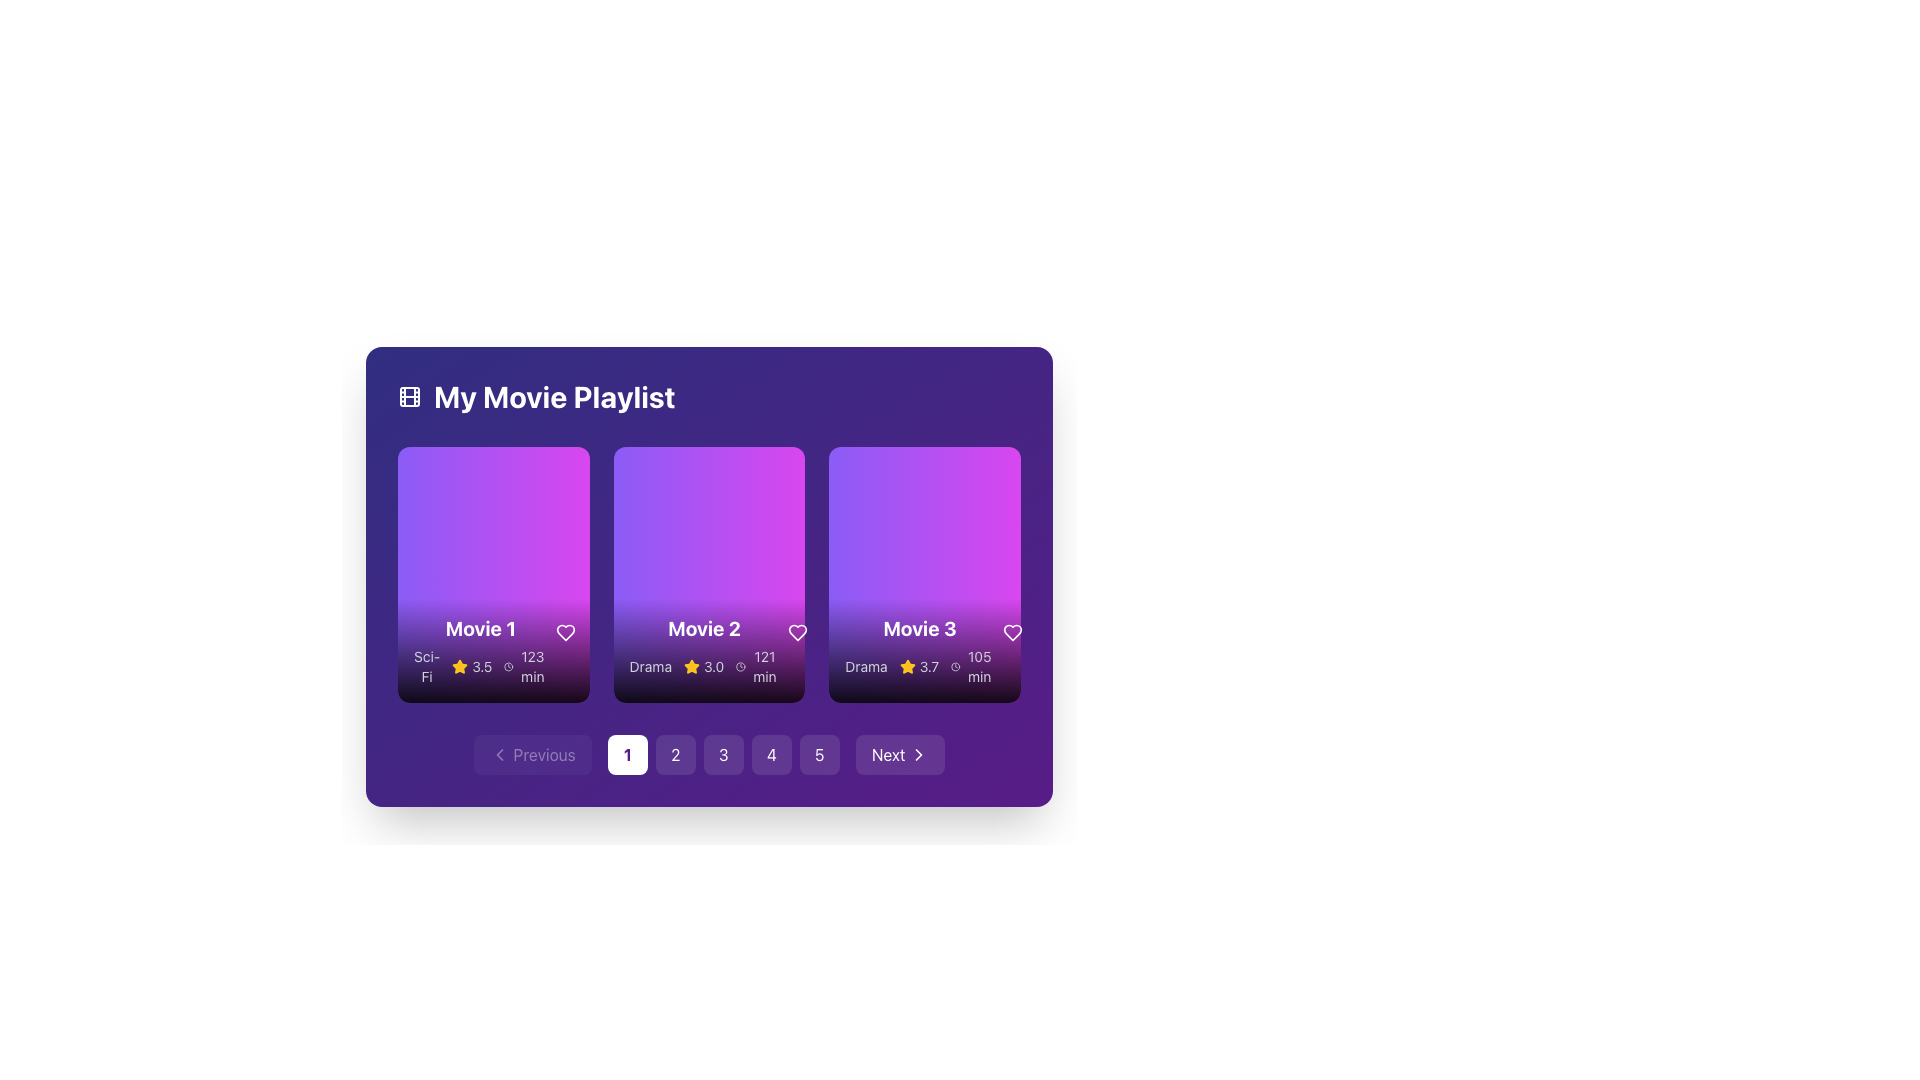  I want to click on the clock icon element, which is a circular outline with minute and hour hands, located to the left of the text '121 min' in the second card of a horizontally aligned card group under the title 'Movie 2', so click(740, 667).